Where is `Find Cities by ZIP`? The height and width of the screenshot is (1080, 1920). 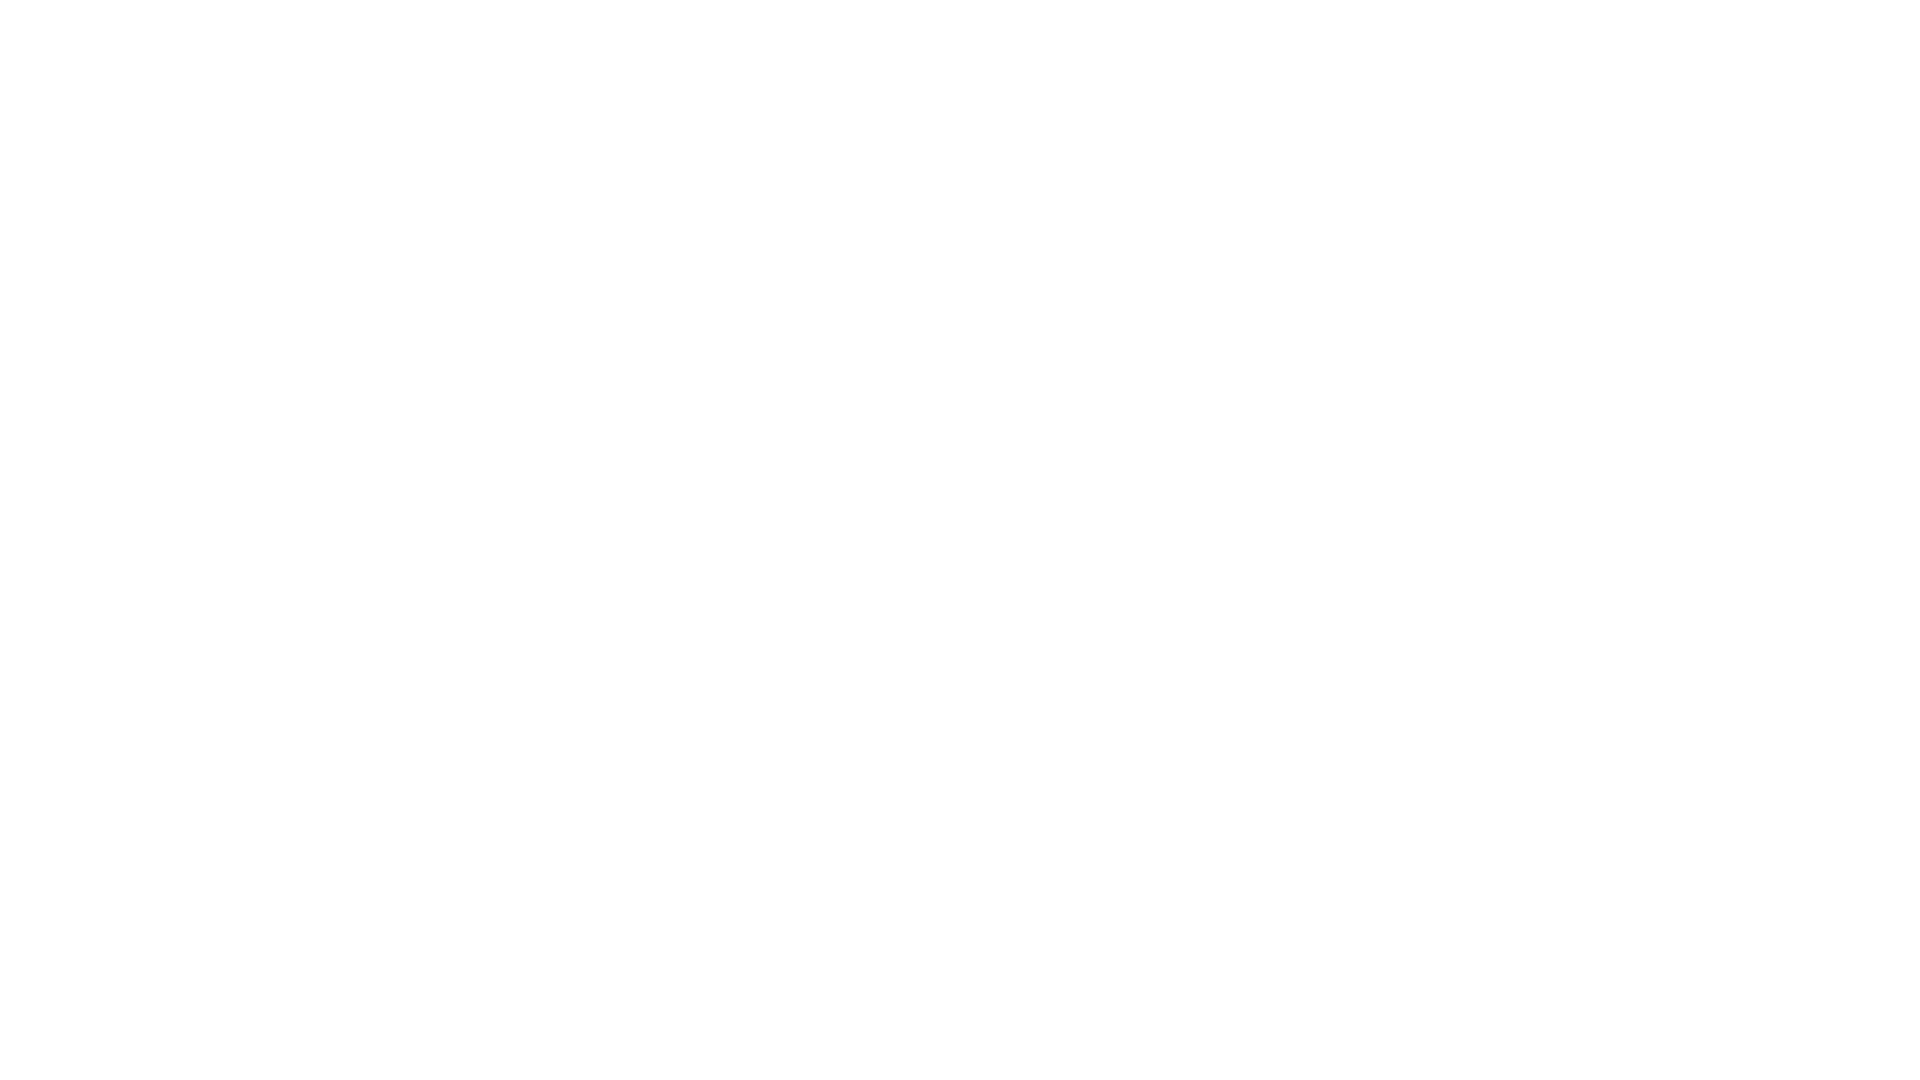
Find Cities by ZIP is located at coordinates (1339, 402).